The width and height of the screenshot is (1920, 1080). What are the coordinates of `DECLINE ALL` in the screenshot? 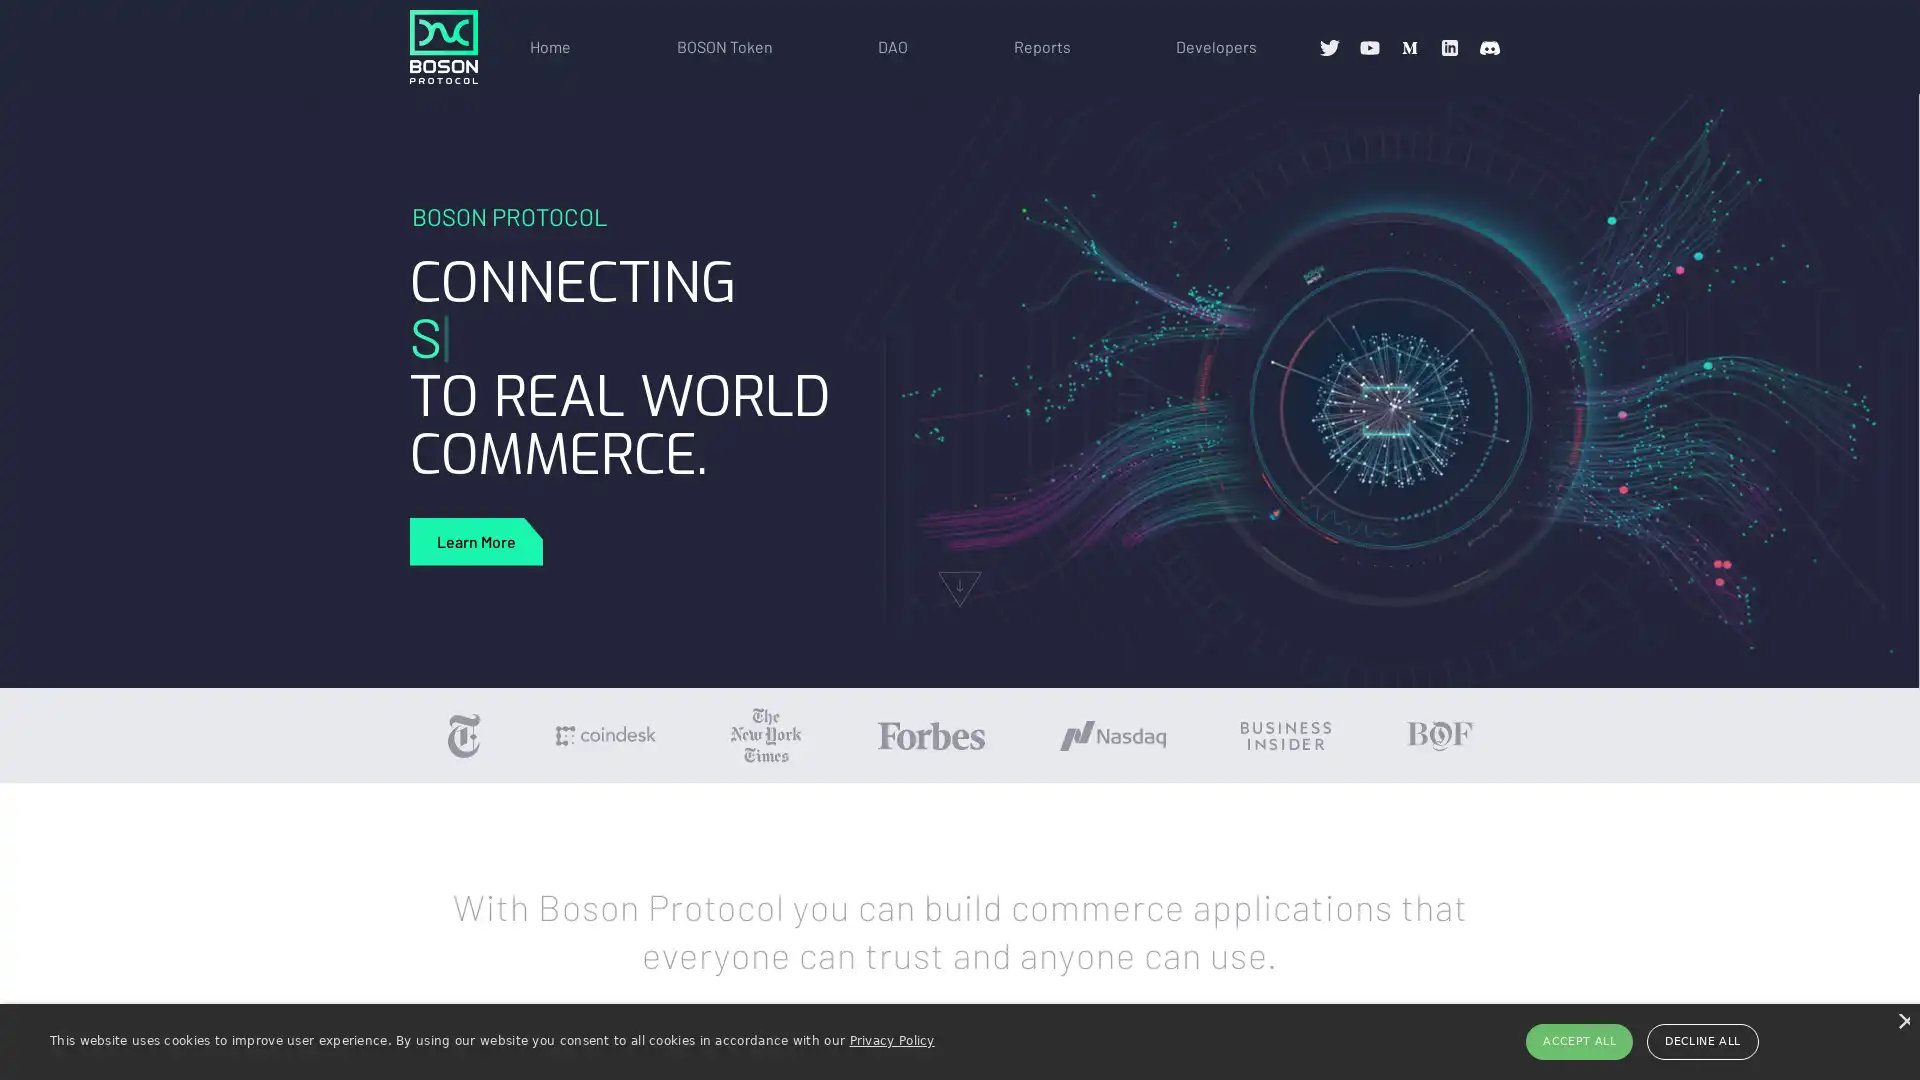 It's located at (1701, 1040).